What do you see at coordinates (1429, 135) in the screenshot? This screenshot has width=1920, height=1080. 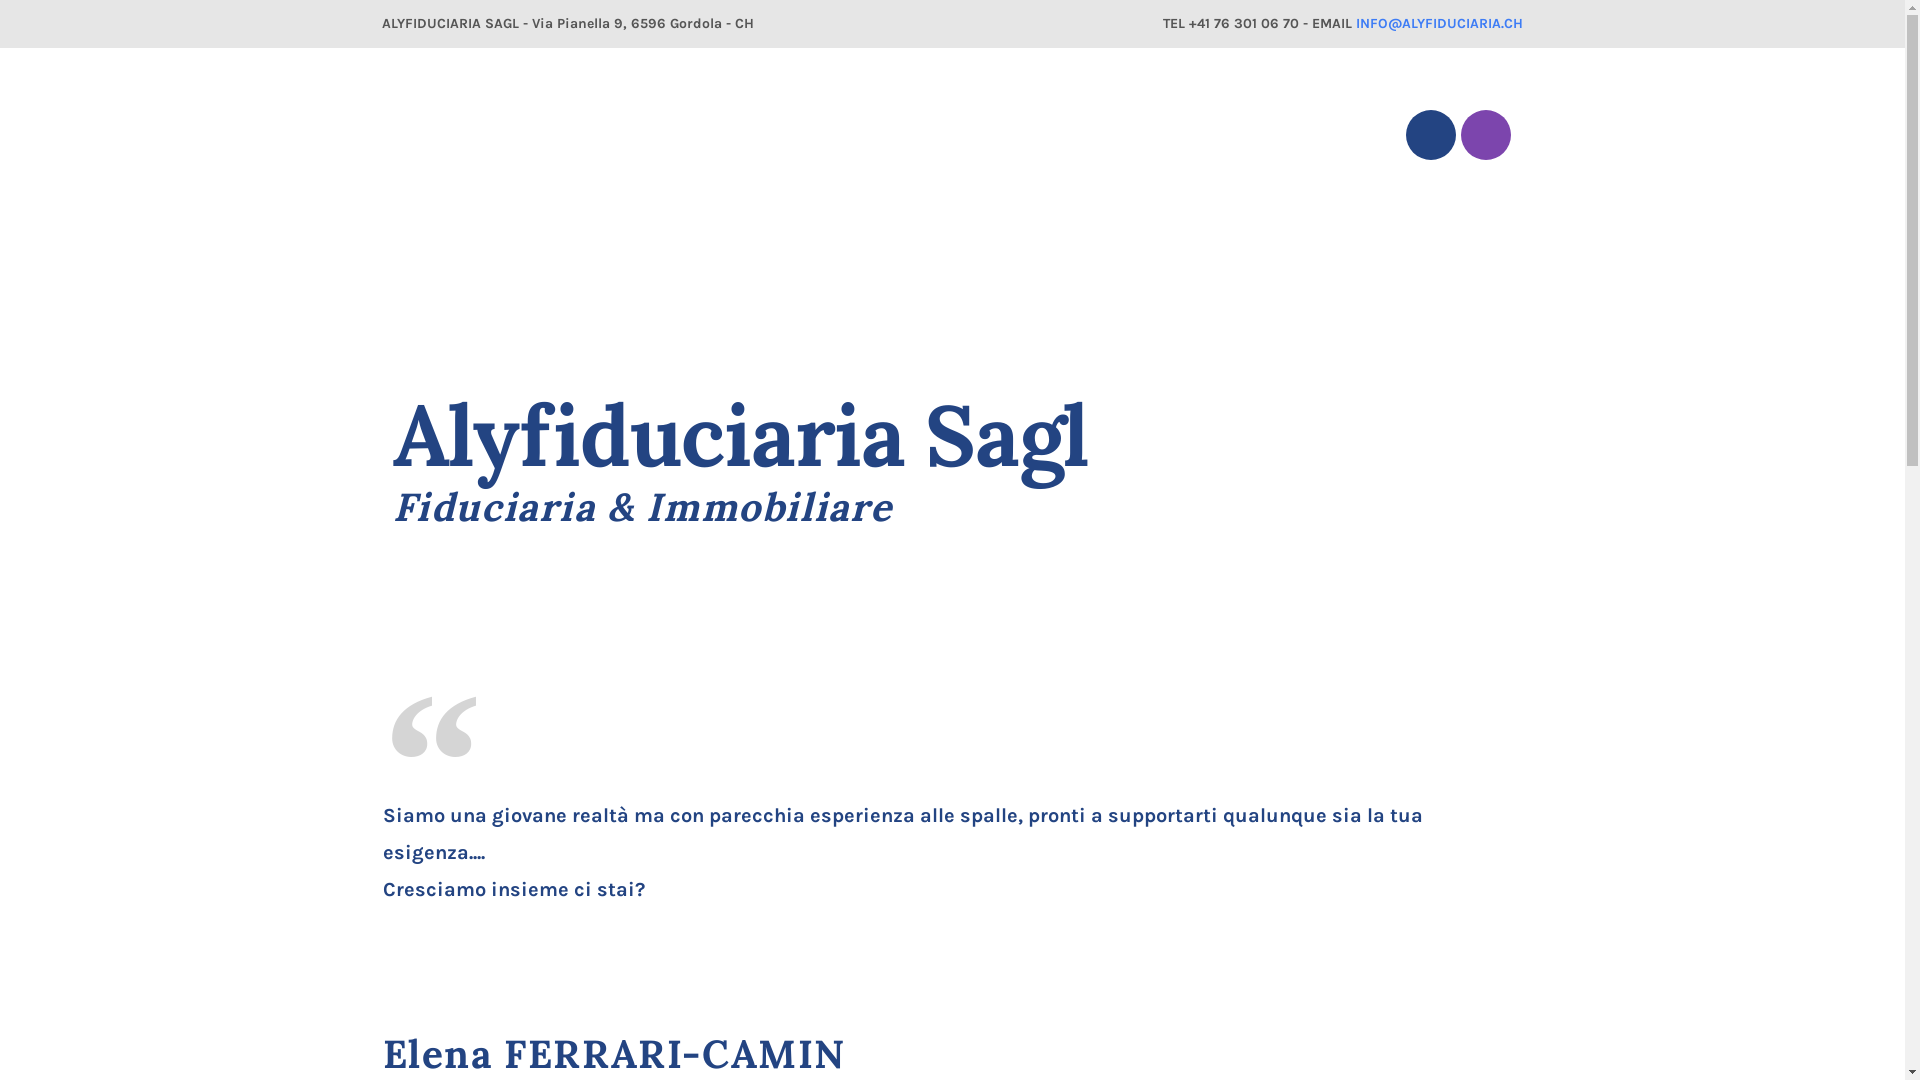 I see `'Facebook'` at bounding box center [1429, 135].